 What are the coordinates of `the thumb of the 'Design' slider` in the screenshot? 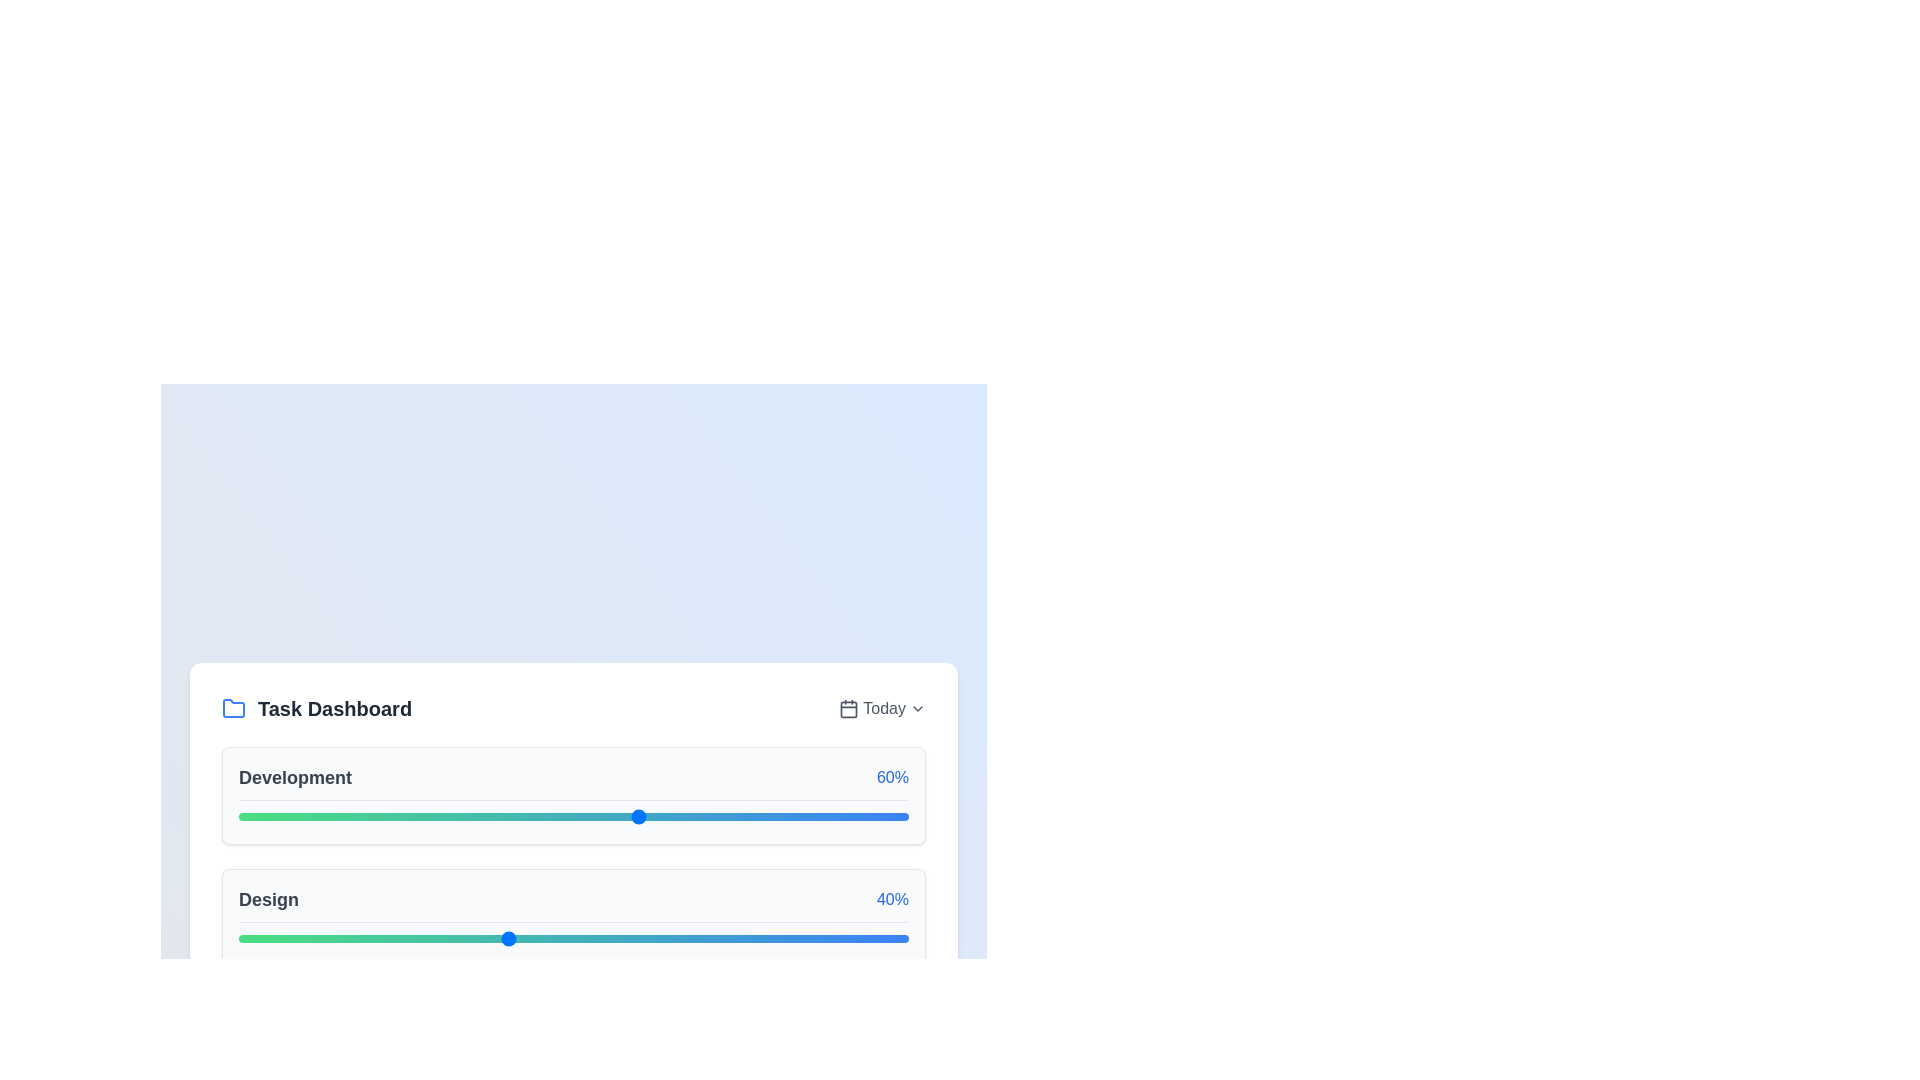 It's located at (573, 938).